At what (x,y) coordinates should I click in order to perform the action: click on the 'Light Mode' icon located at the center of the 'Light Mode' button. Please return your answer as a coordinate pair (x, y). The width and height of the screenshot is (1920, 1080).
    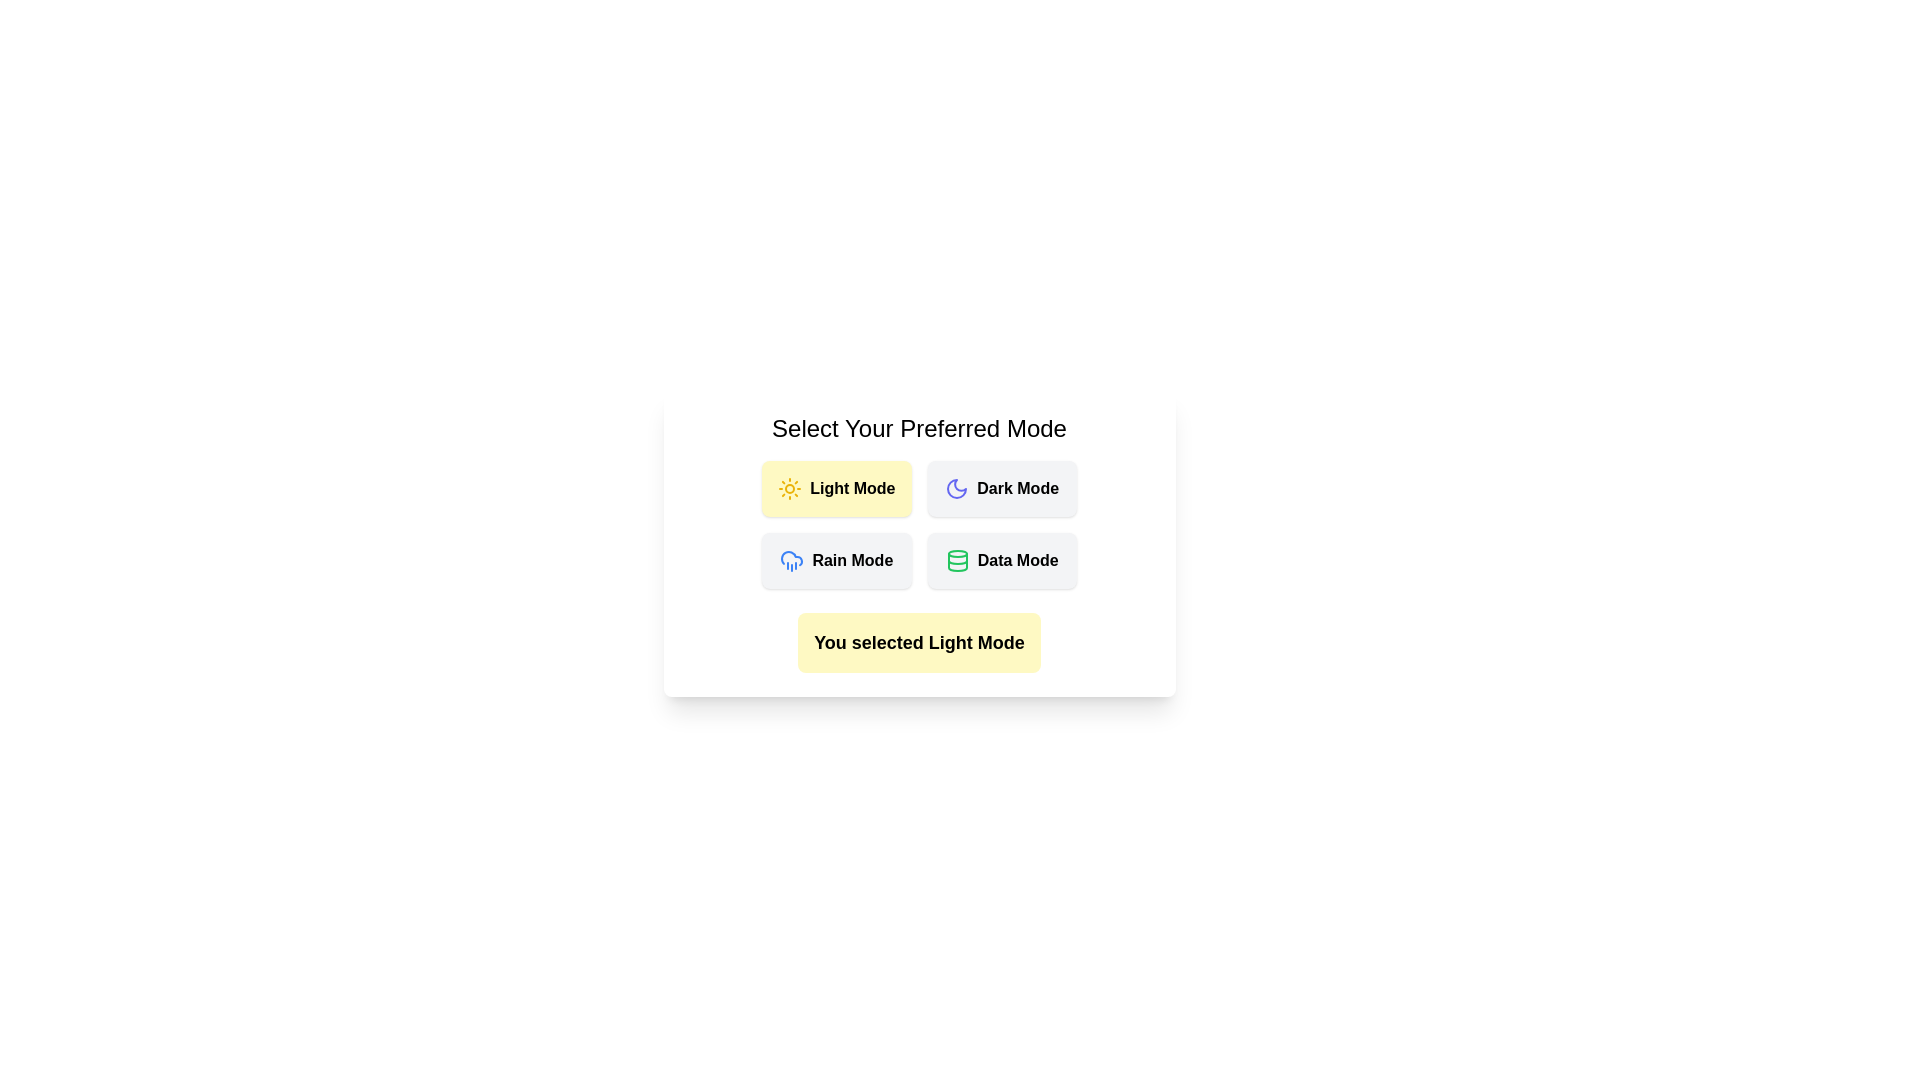
    Looking at the image, I should click on (789, 489).